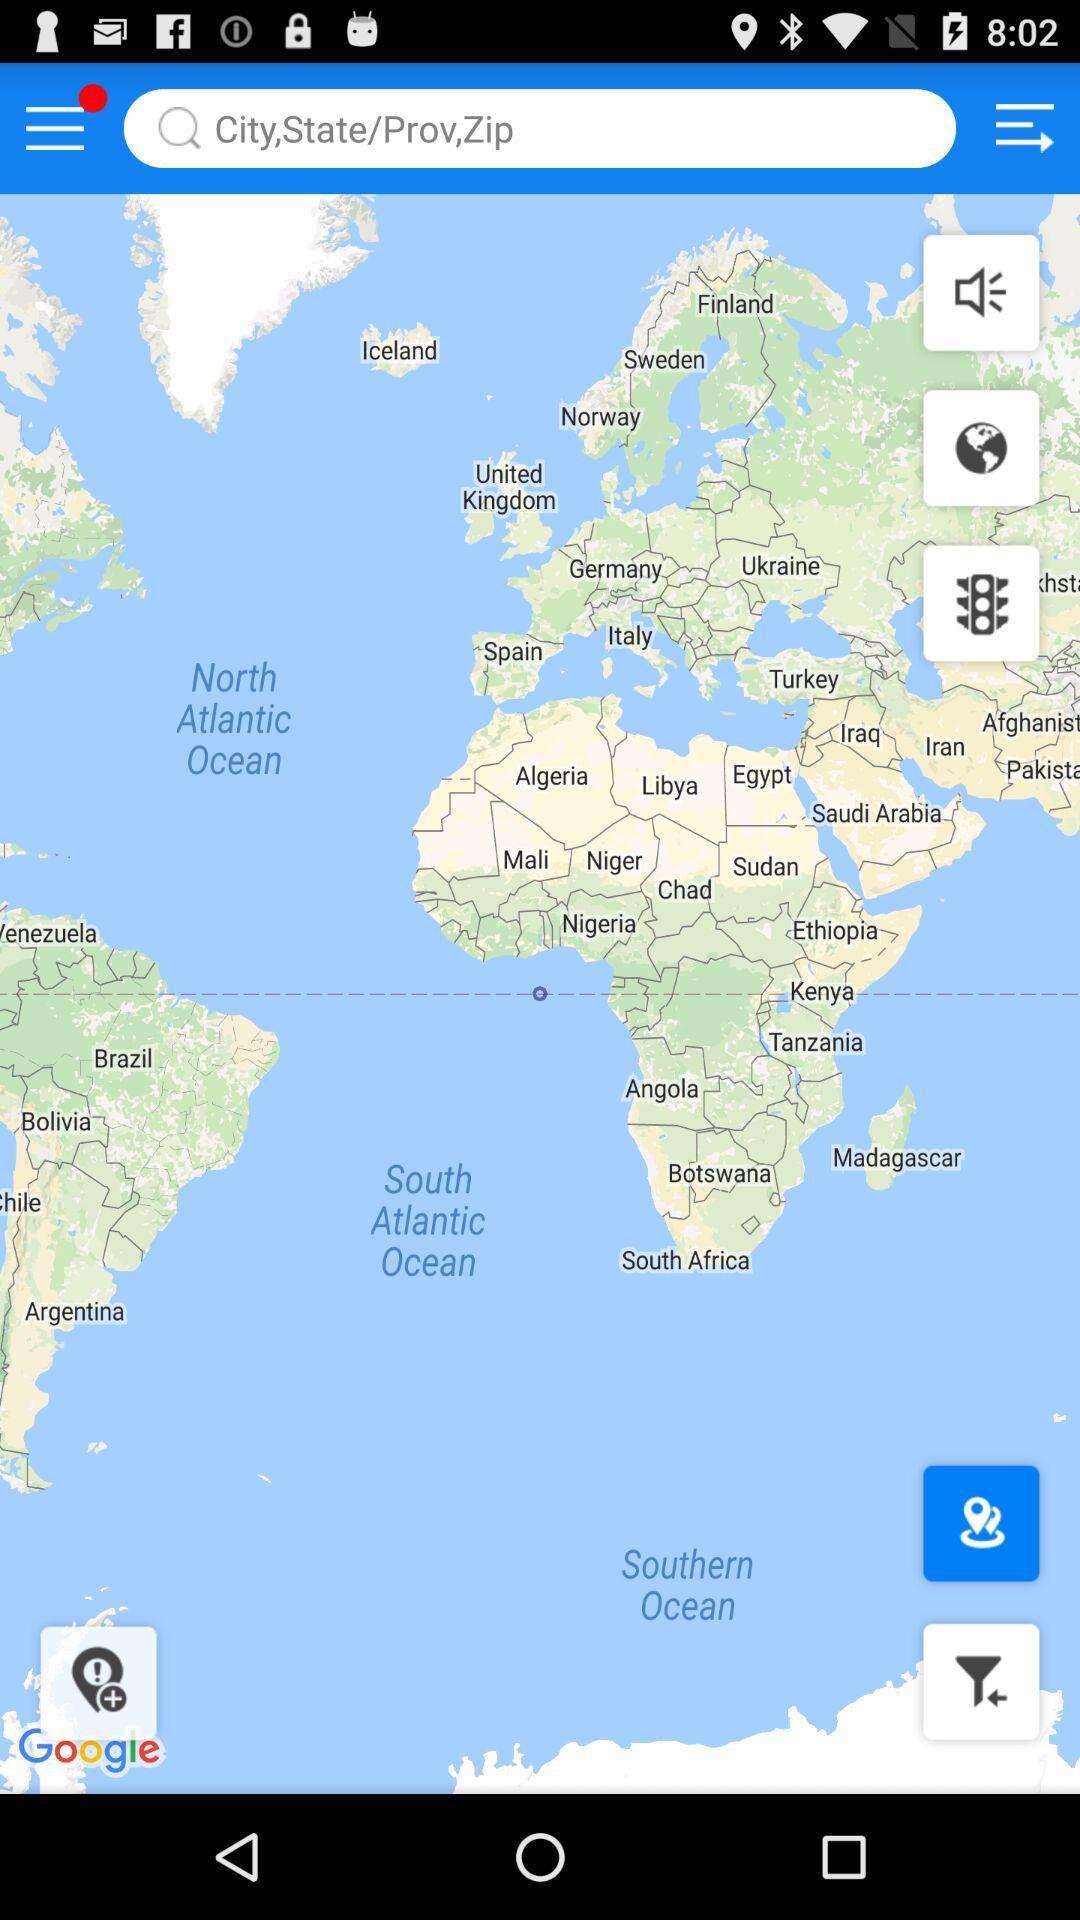 This screenshot has height=1920, width=1080. What do you see at coordinates (540, 994) in the screenshot?
I see `the item at the center` at bounding box center [540, 994].